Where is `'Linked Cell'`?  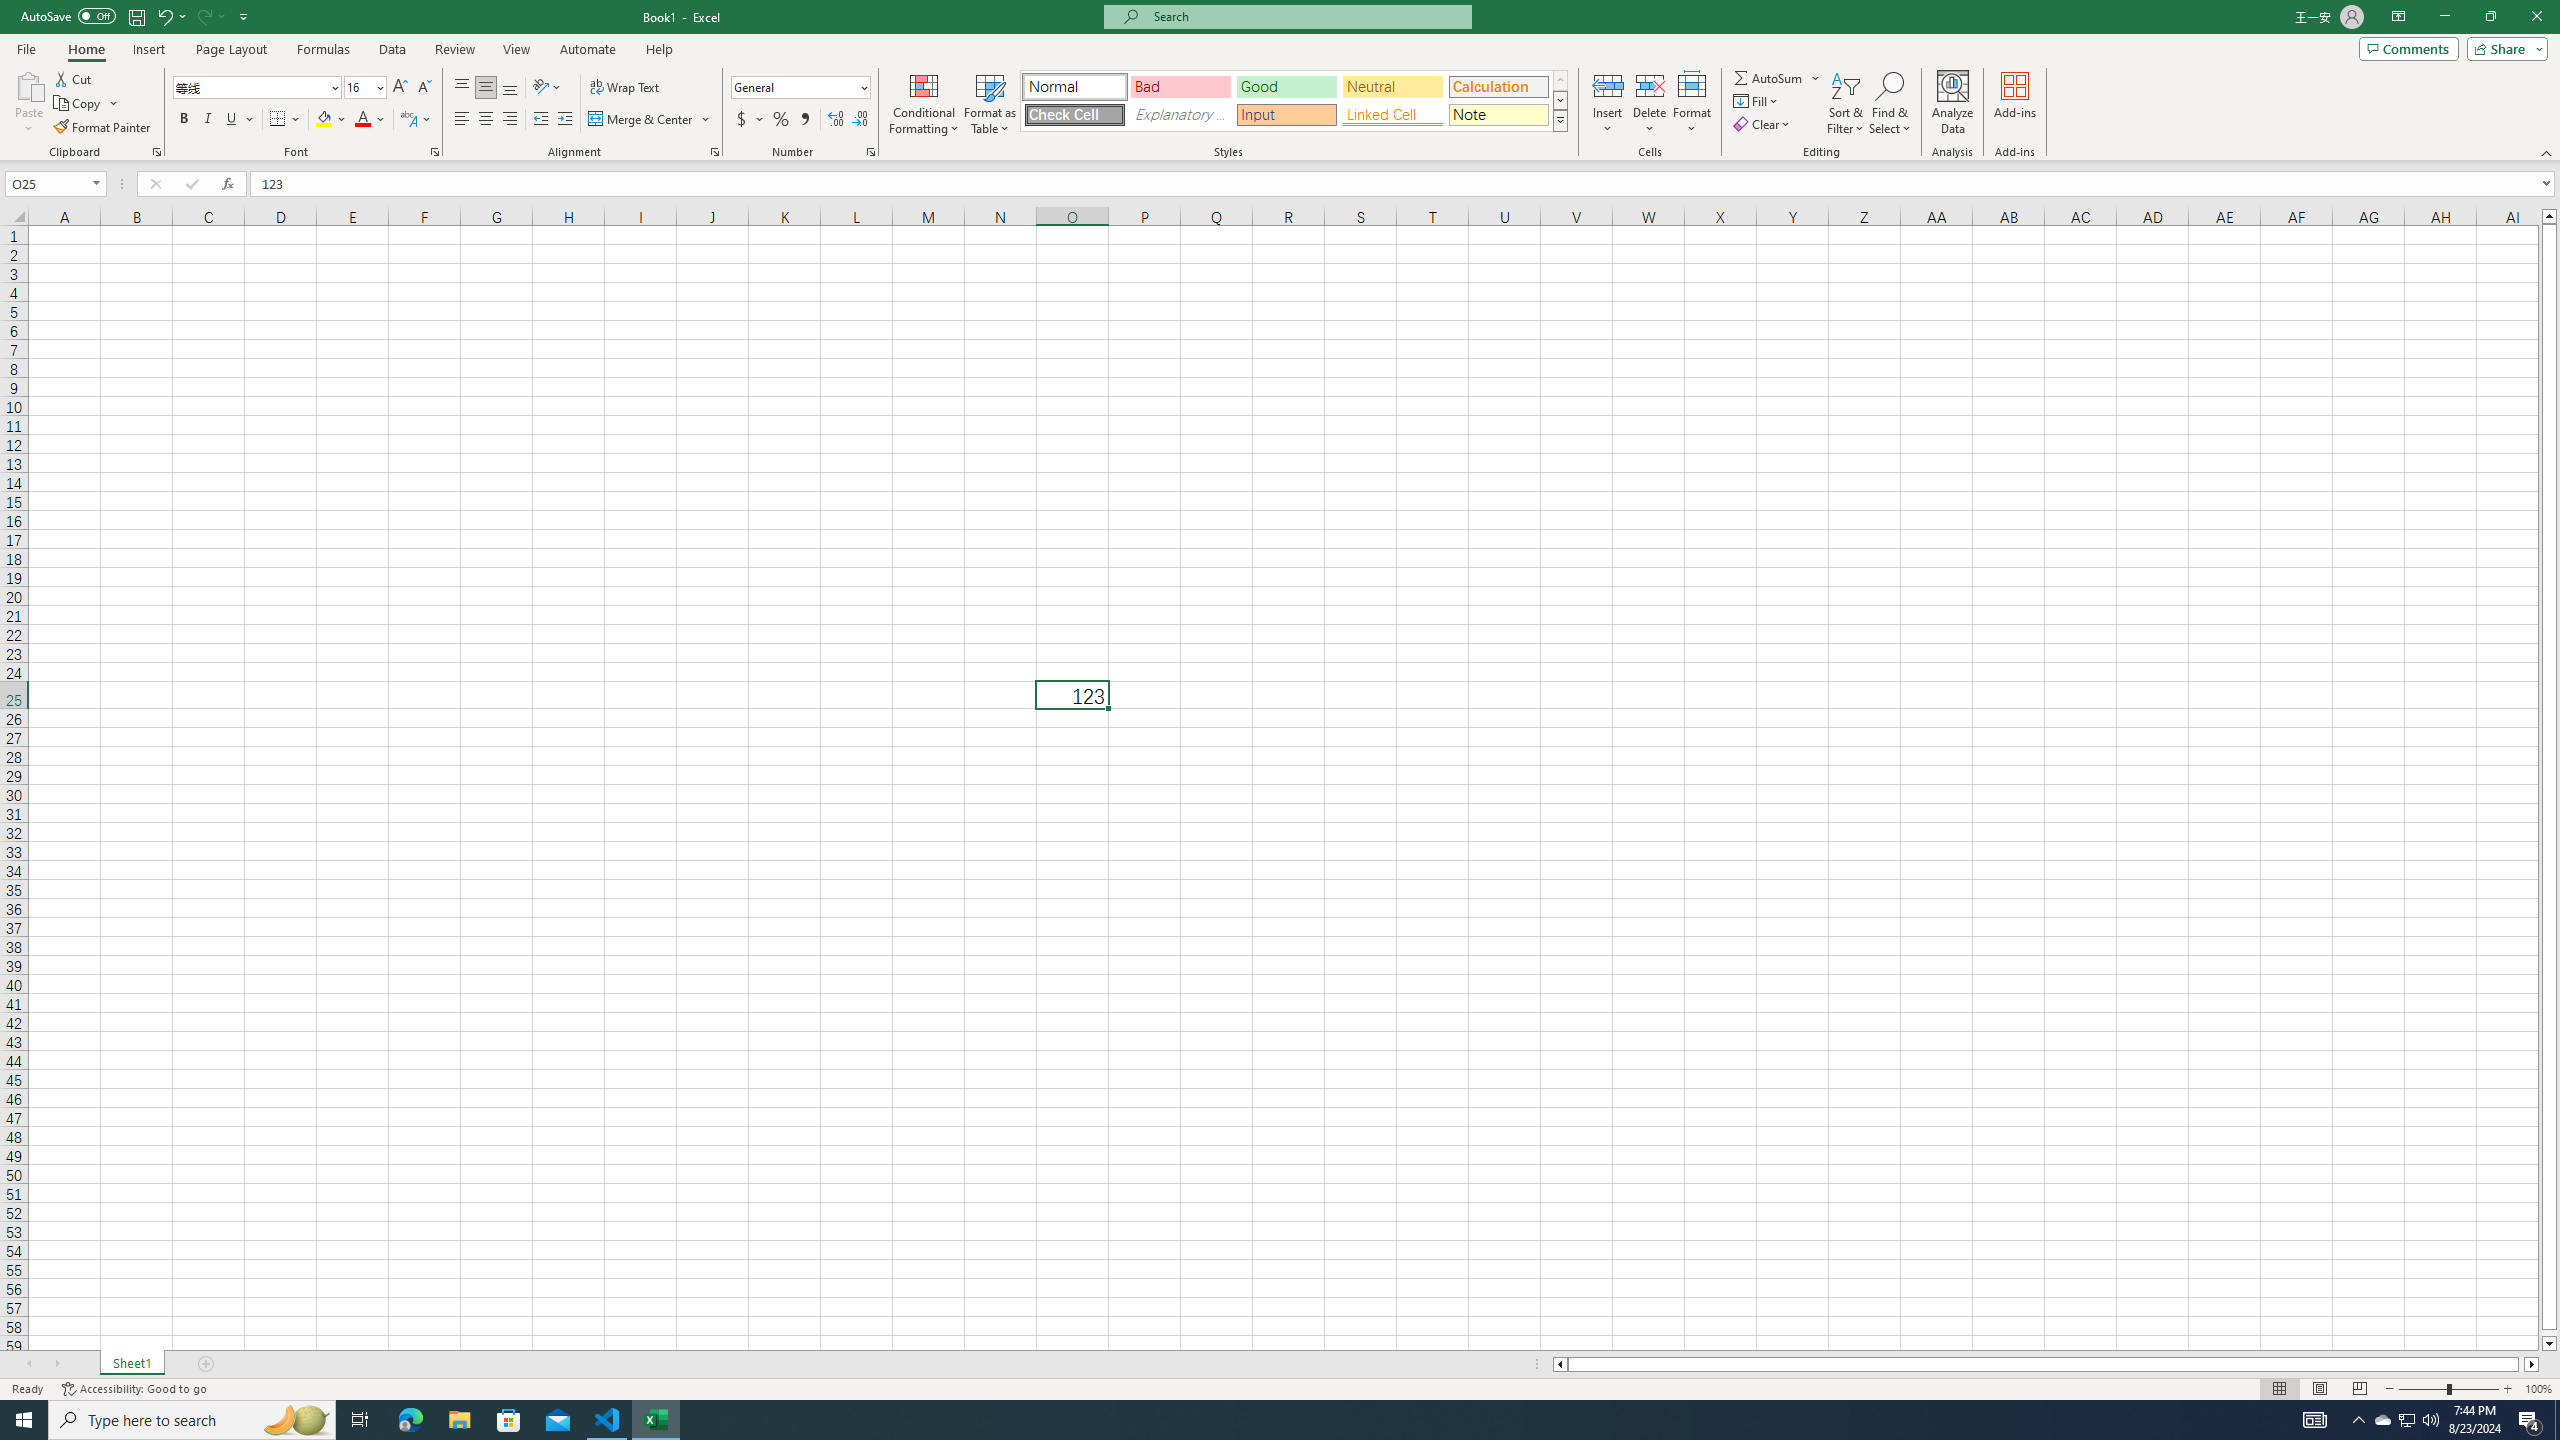
'Linked Cell' is located at coordinates (1391, 114).